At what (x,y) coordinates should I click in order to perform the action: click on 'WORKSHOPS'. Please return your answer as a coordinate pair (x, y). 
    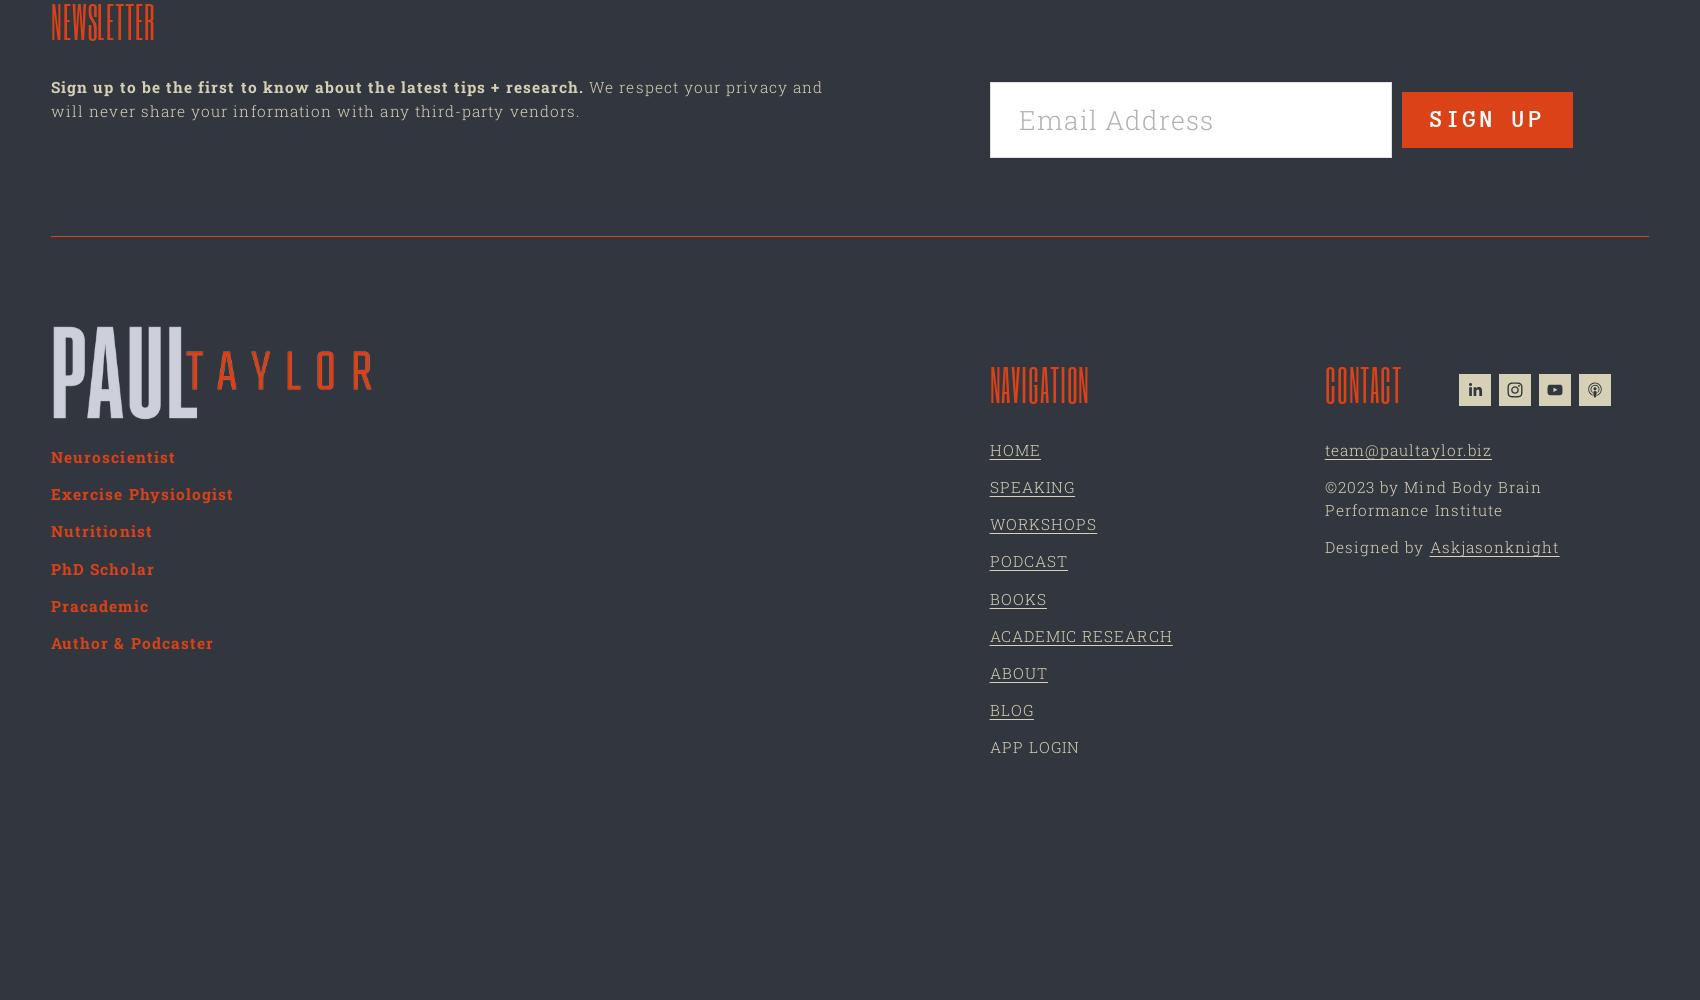
    Looking at the image, I should click on (1041, 524).